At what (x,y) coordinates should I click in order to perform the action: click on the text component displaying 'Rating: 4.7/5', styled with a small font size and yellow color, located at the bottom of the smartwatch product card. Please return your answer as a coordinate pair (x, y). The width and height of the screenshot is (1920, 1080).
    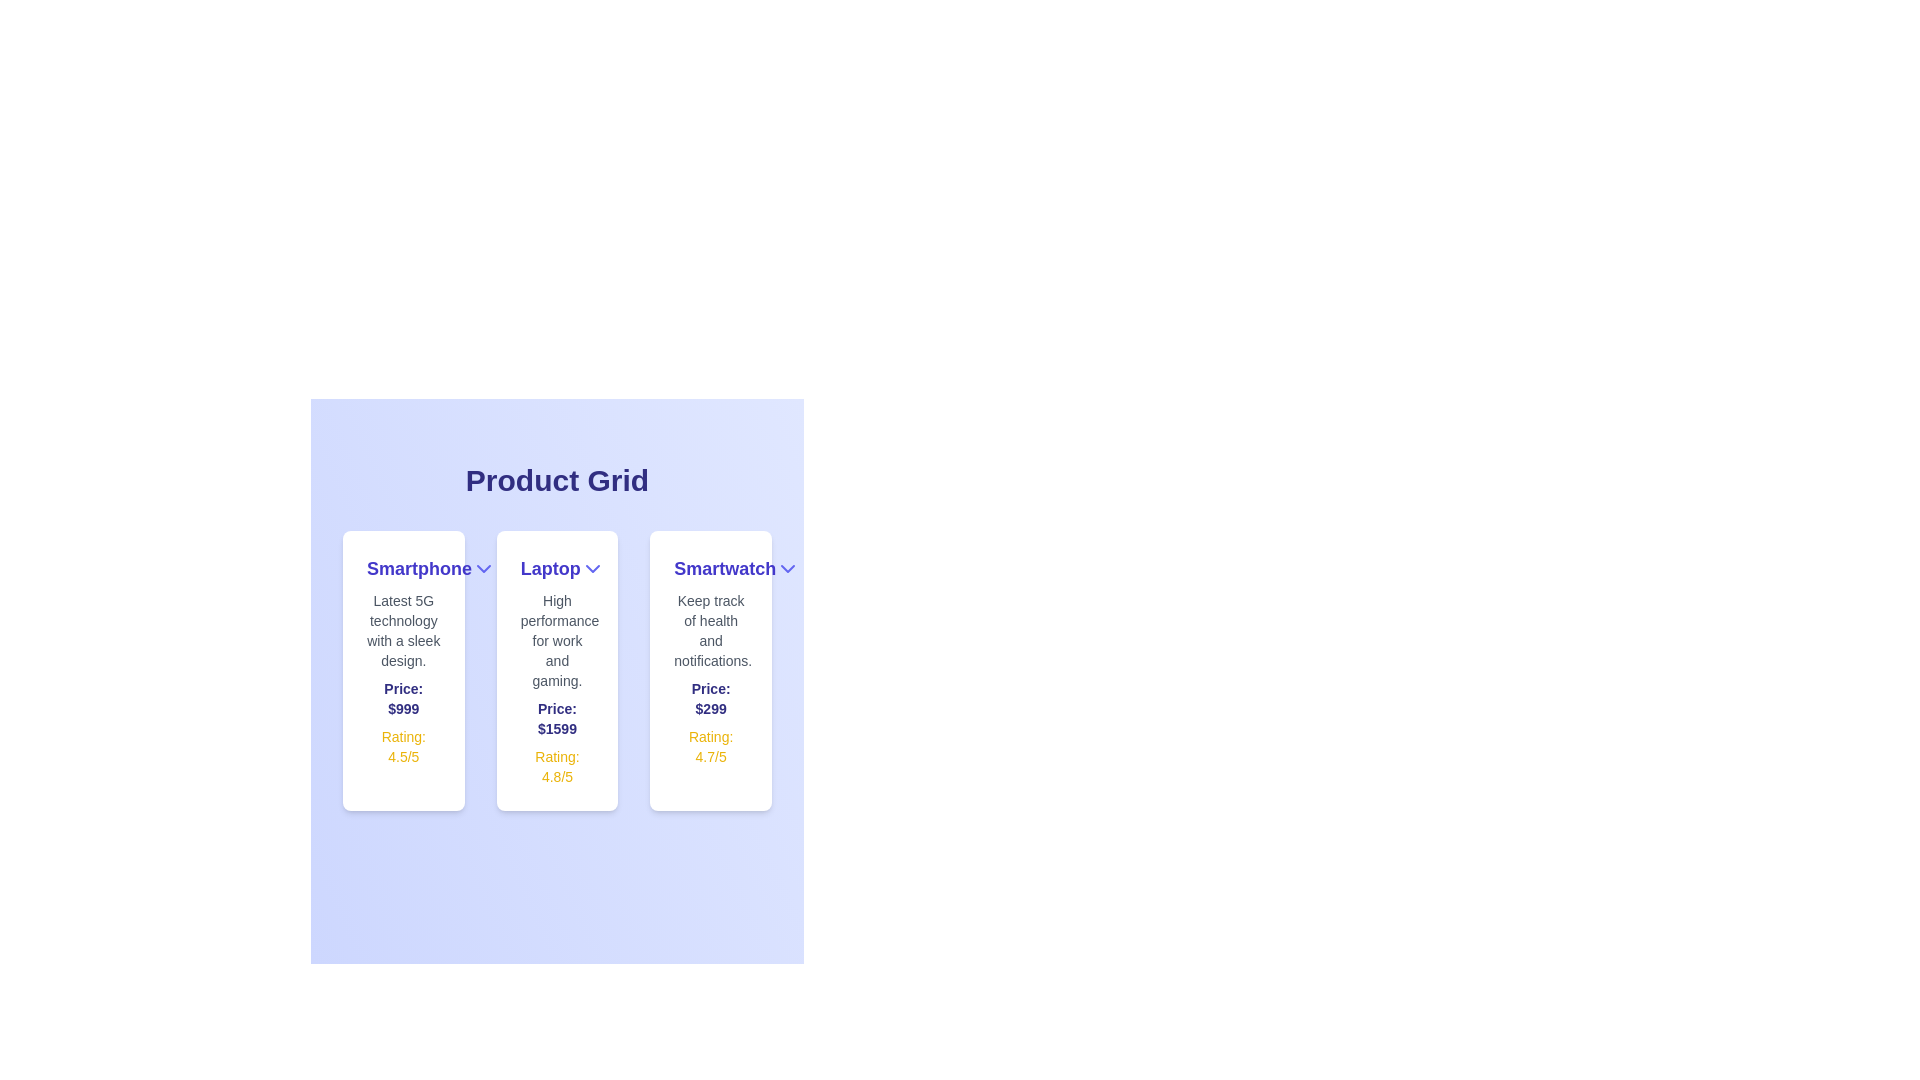
    Looking at the image, I should click on (711, 747).